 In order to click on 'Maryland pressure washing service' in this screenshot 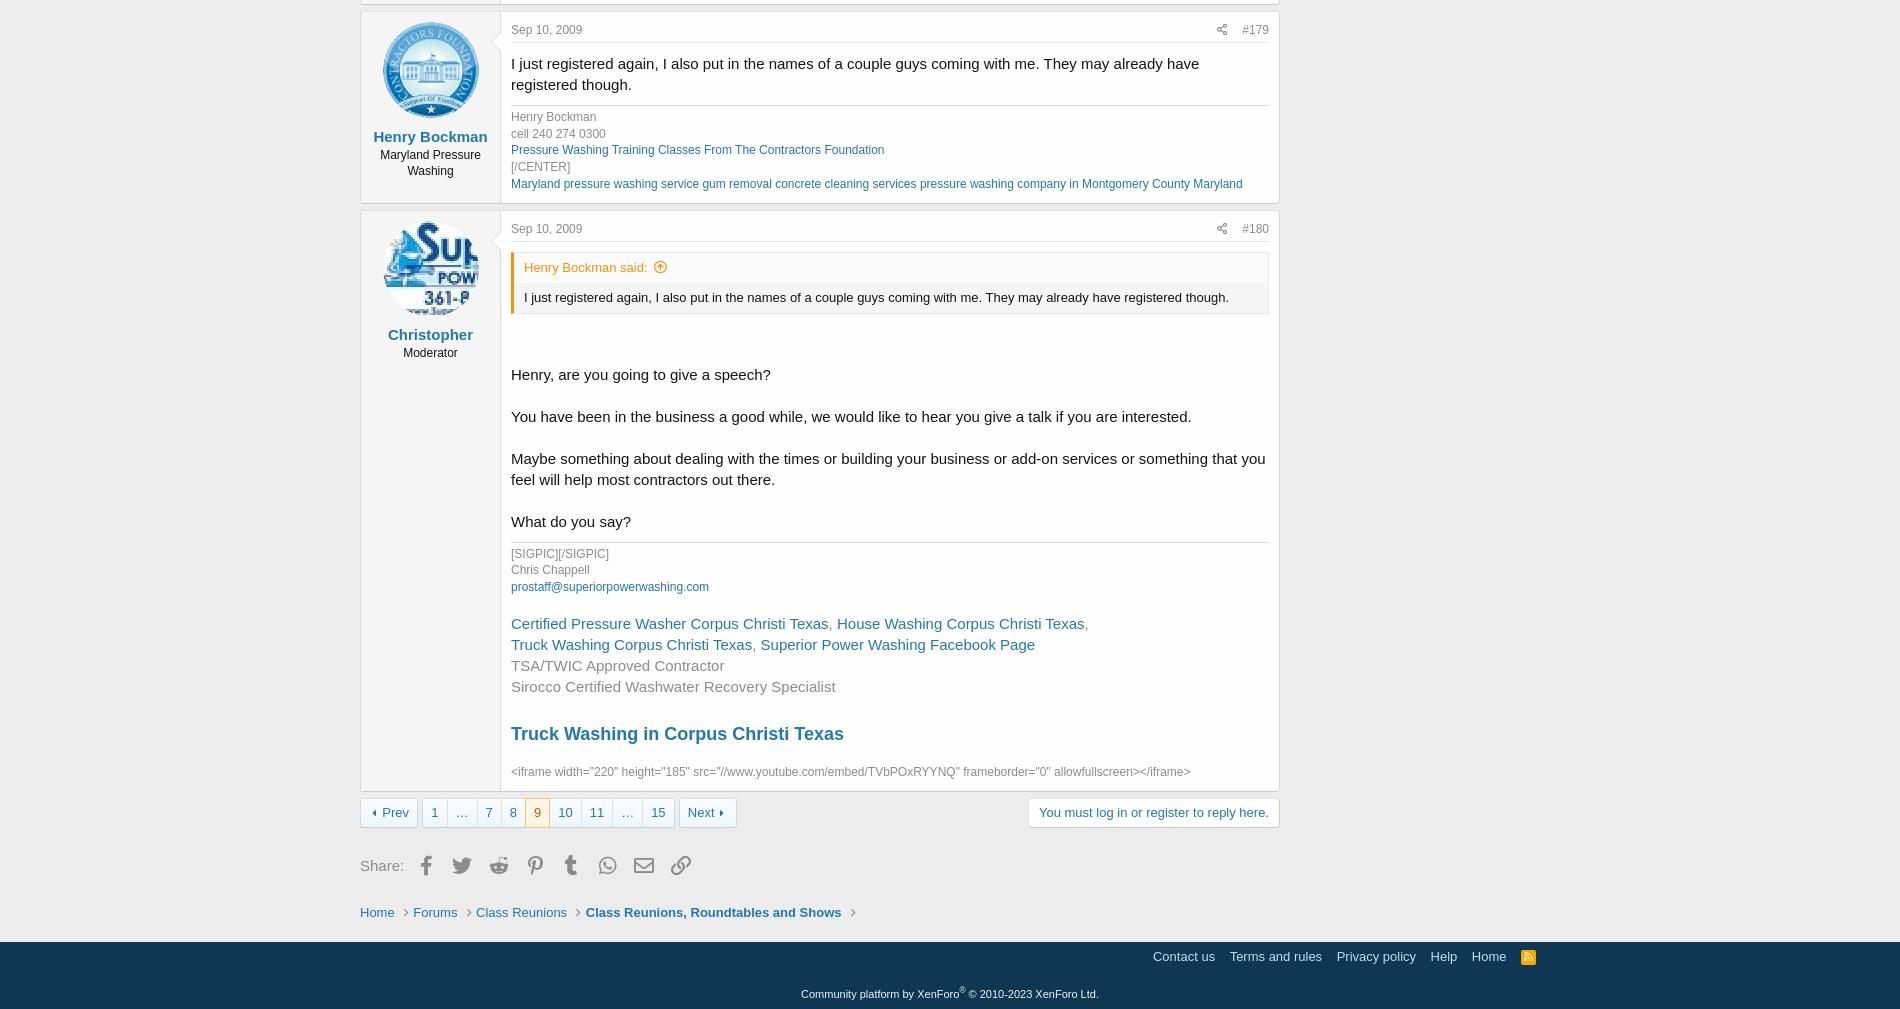, I will do `click(604, 183)`.